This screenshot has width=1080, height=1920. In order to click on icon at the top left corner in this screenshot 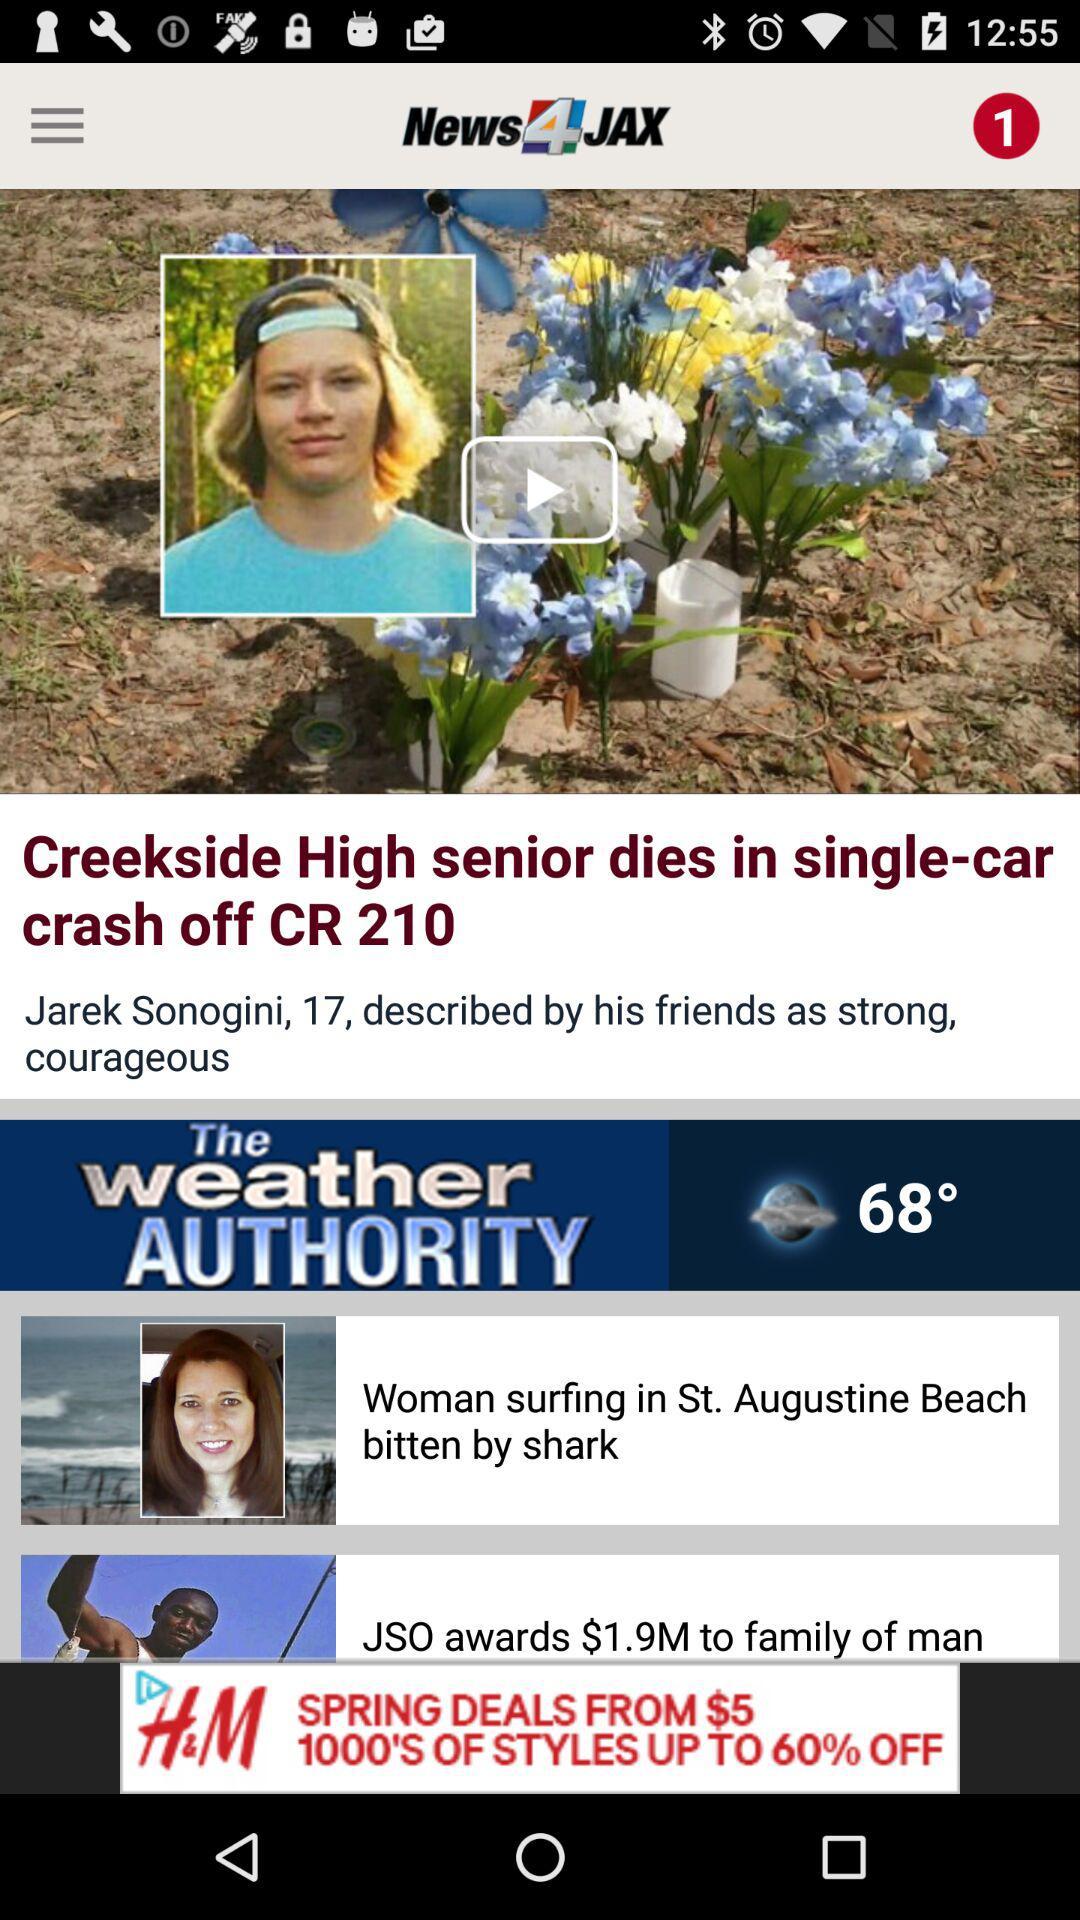, I will do `click(48, 124)`.